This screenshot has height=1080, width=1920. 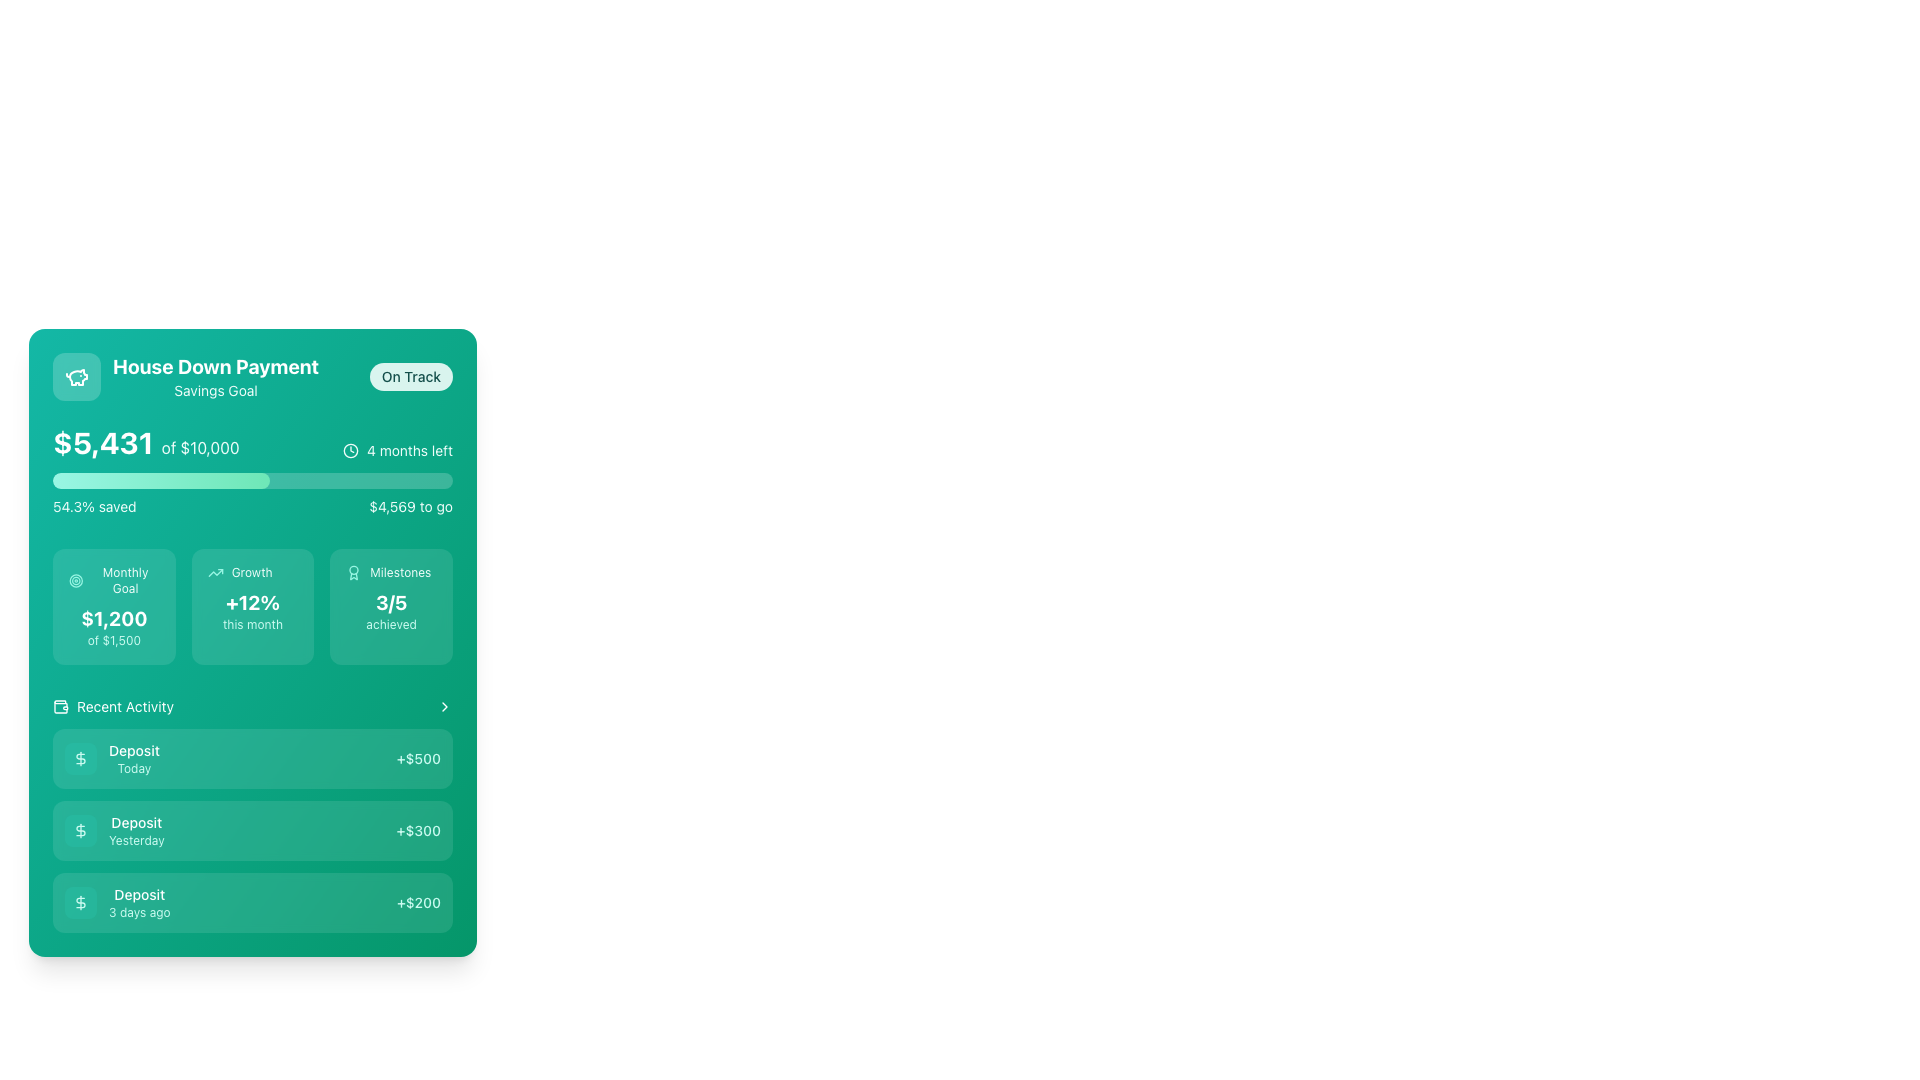 What do you see at coordinates (113, 640) in the screenshot?
I see `the Text Label displaying 'of $1,500' located below the bold text '$1,200' in the 'Monthly Goal' section` at bounding box center [113, 640].